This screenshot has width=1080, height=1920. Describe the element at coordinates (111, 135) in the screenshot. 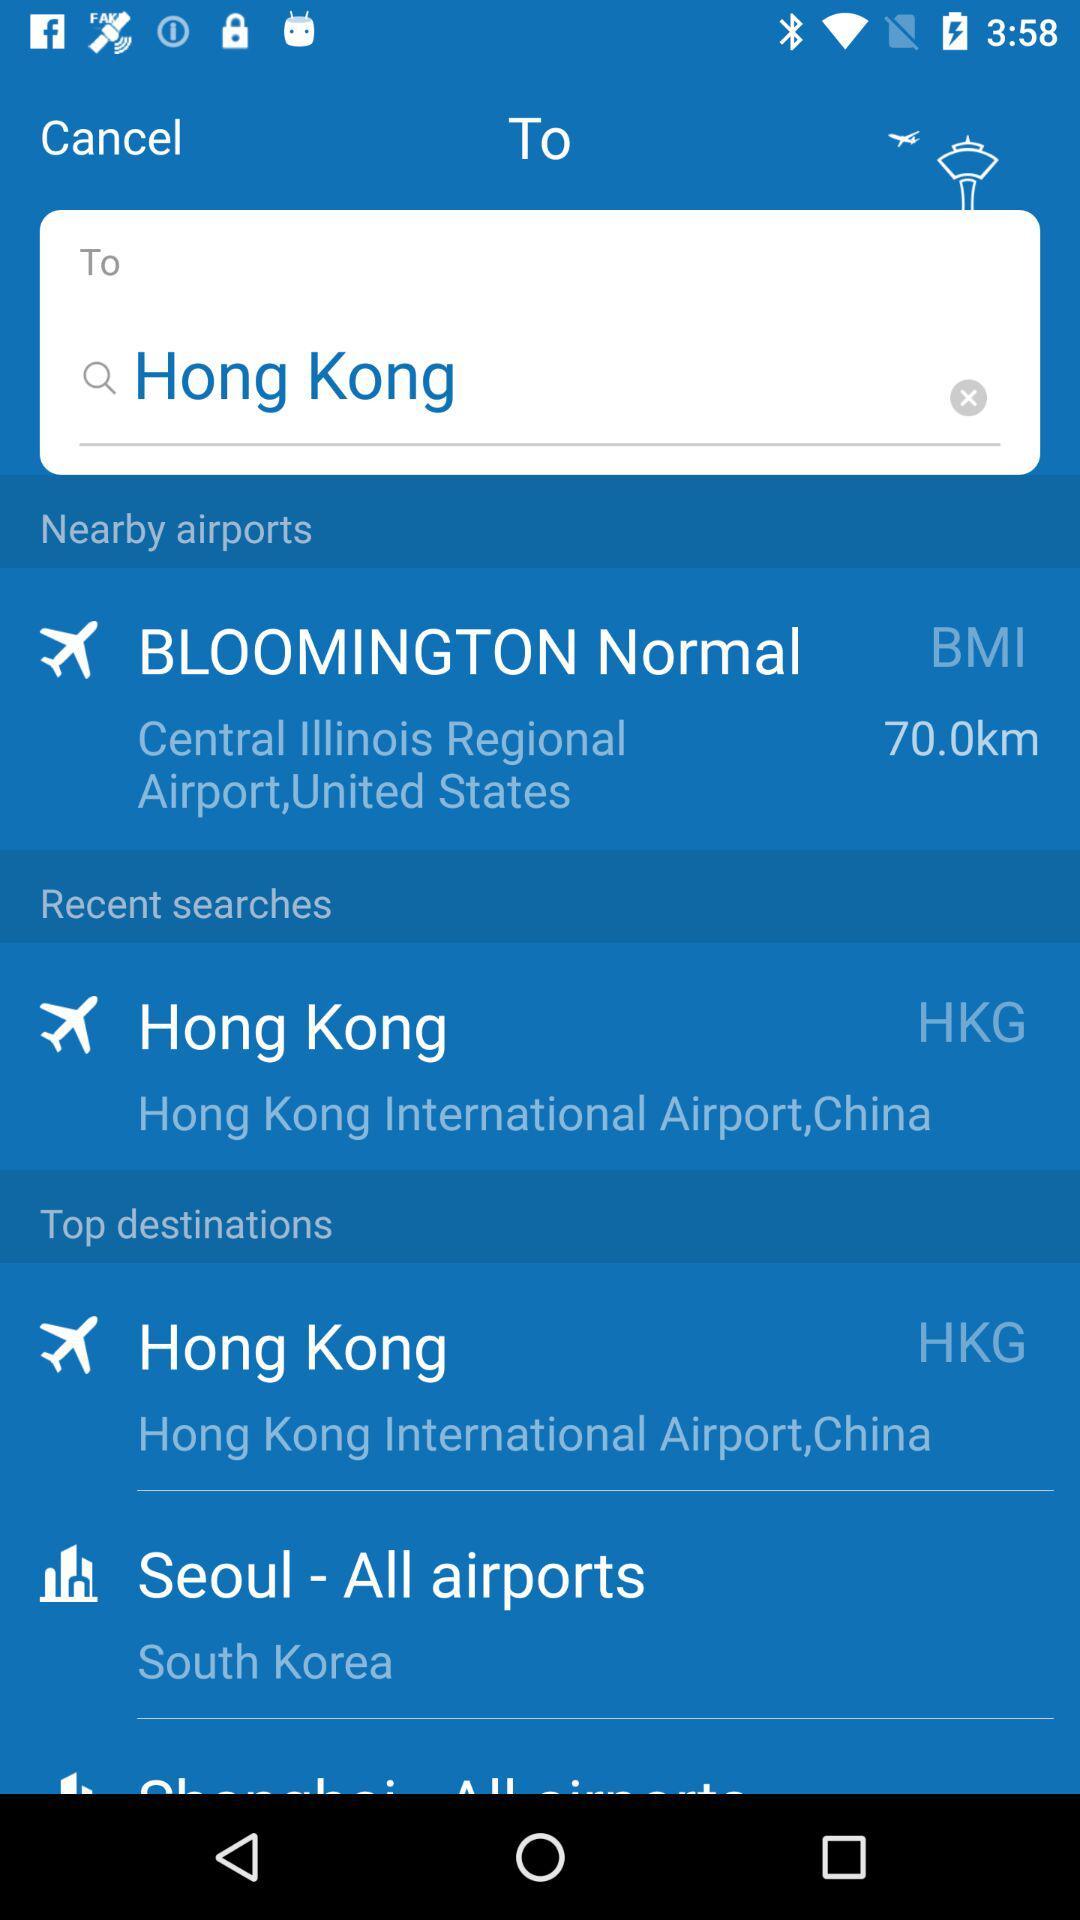

I see `the cancel` at that location.